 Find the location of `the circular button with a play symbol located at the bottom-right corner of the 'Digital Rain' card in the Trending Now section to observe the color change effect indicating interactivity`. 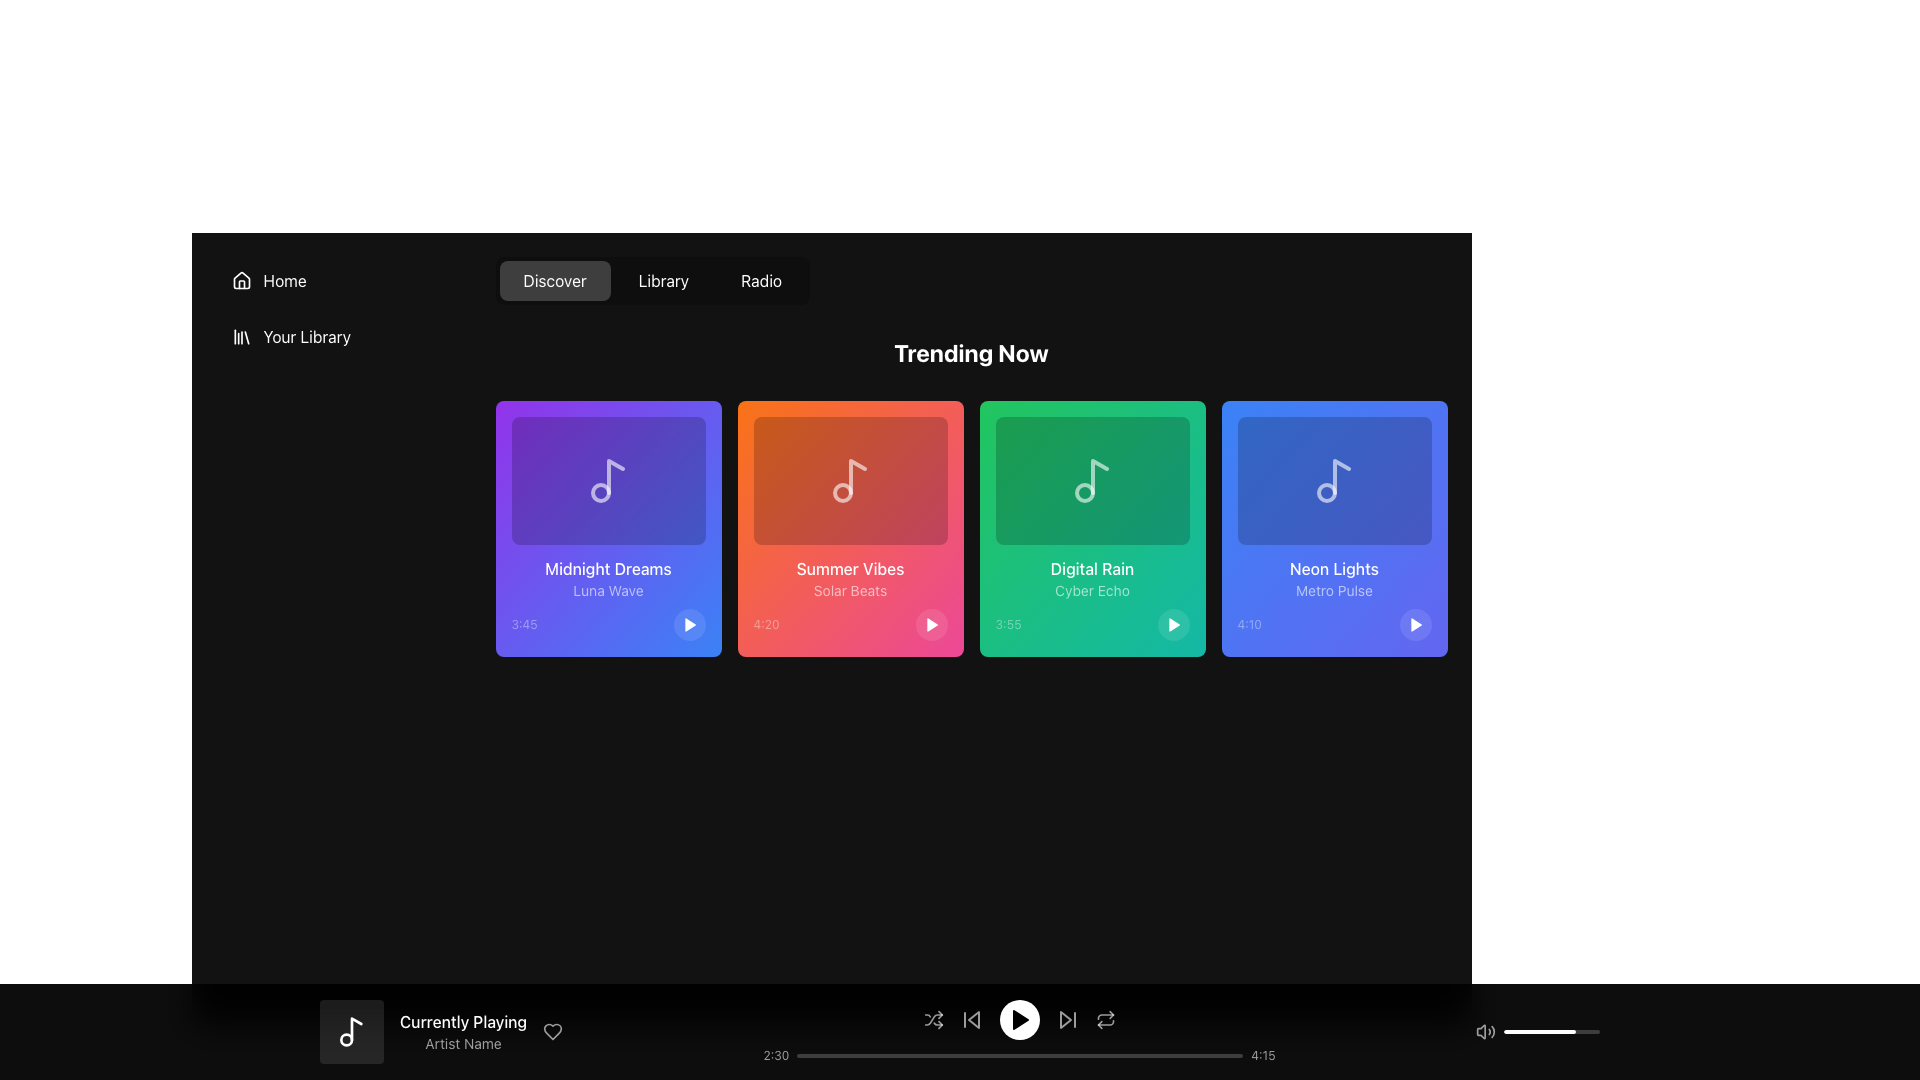

the circular button with a play symbol located at the bottom-right corner of the 'Digital Rain' card in the Trending Now section to observe the color change effect indicating interactivity is located at coordinates (1173, 623).